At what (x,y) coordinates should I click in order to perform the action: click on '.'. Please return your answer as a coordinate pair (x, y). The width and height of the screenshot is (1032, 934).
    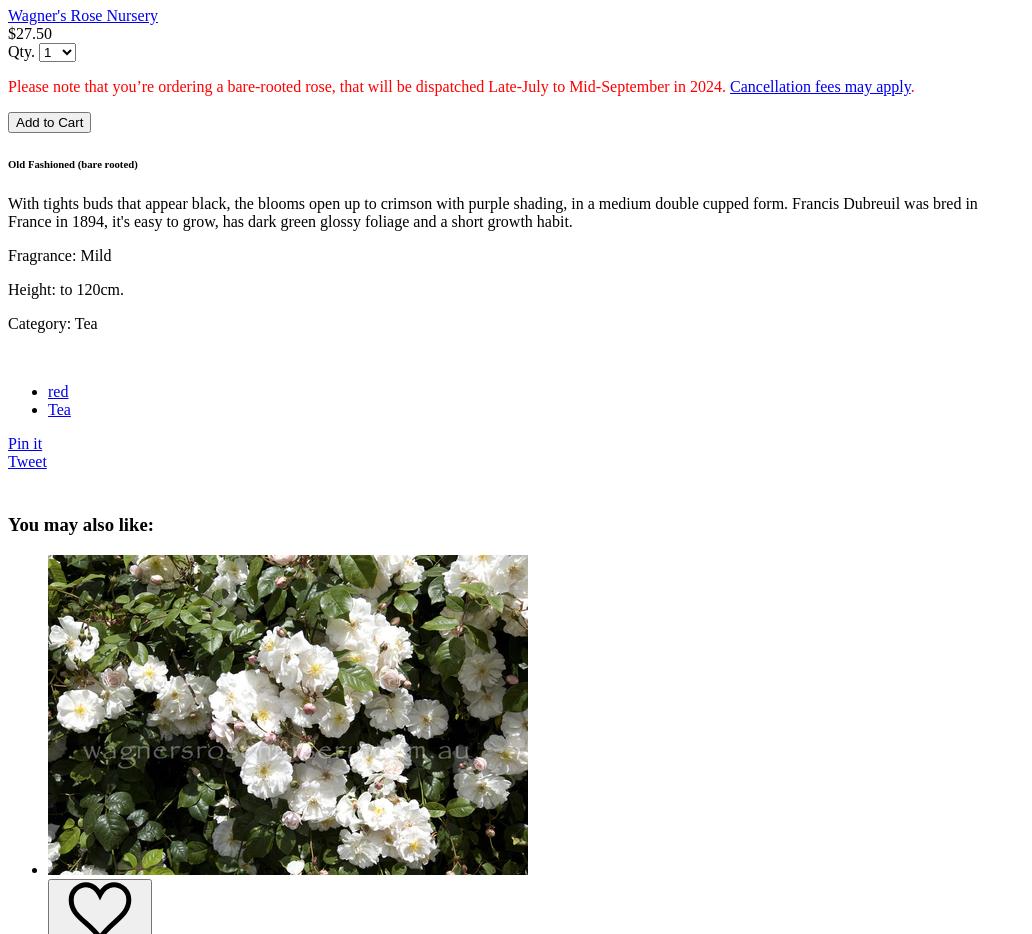
    Looking at the image, I should click on (910, 85).